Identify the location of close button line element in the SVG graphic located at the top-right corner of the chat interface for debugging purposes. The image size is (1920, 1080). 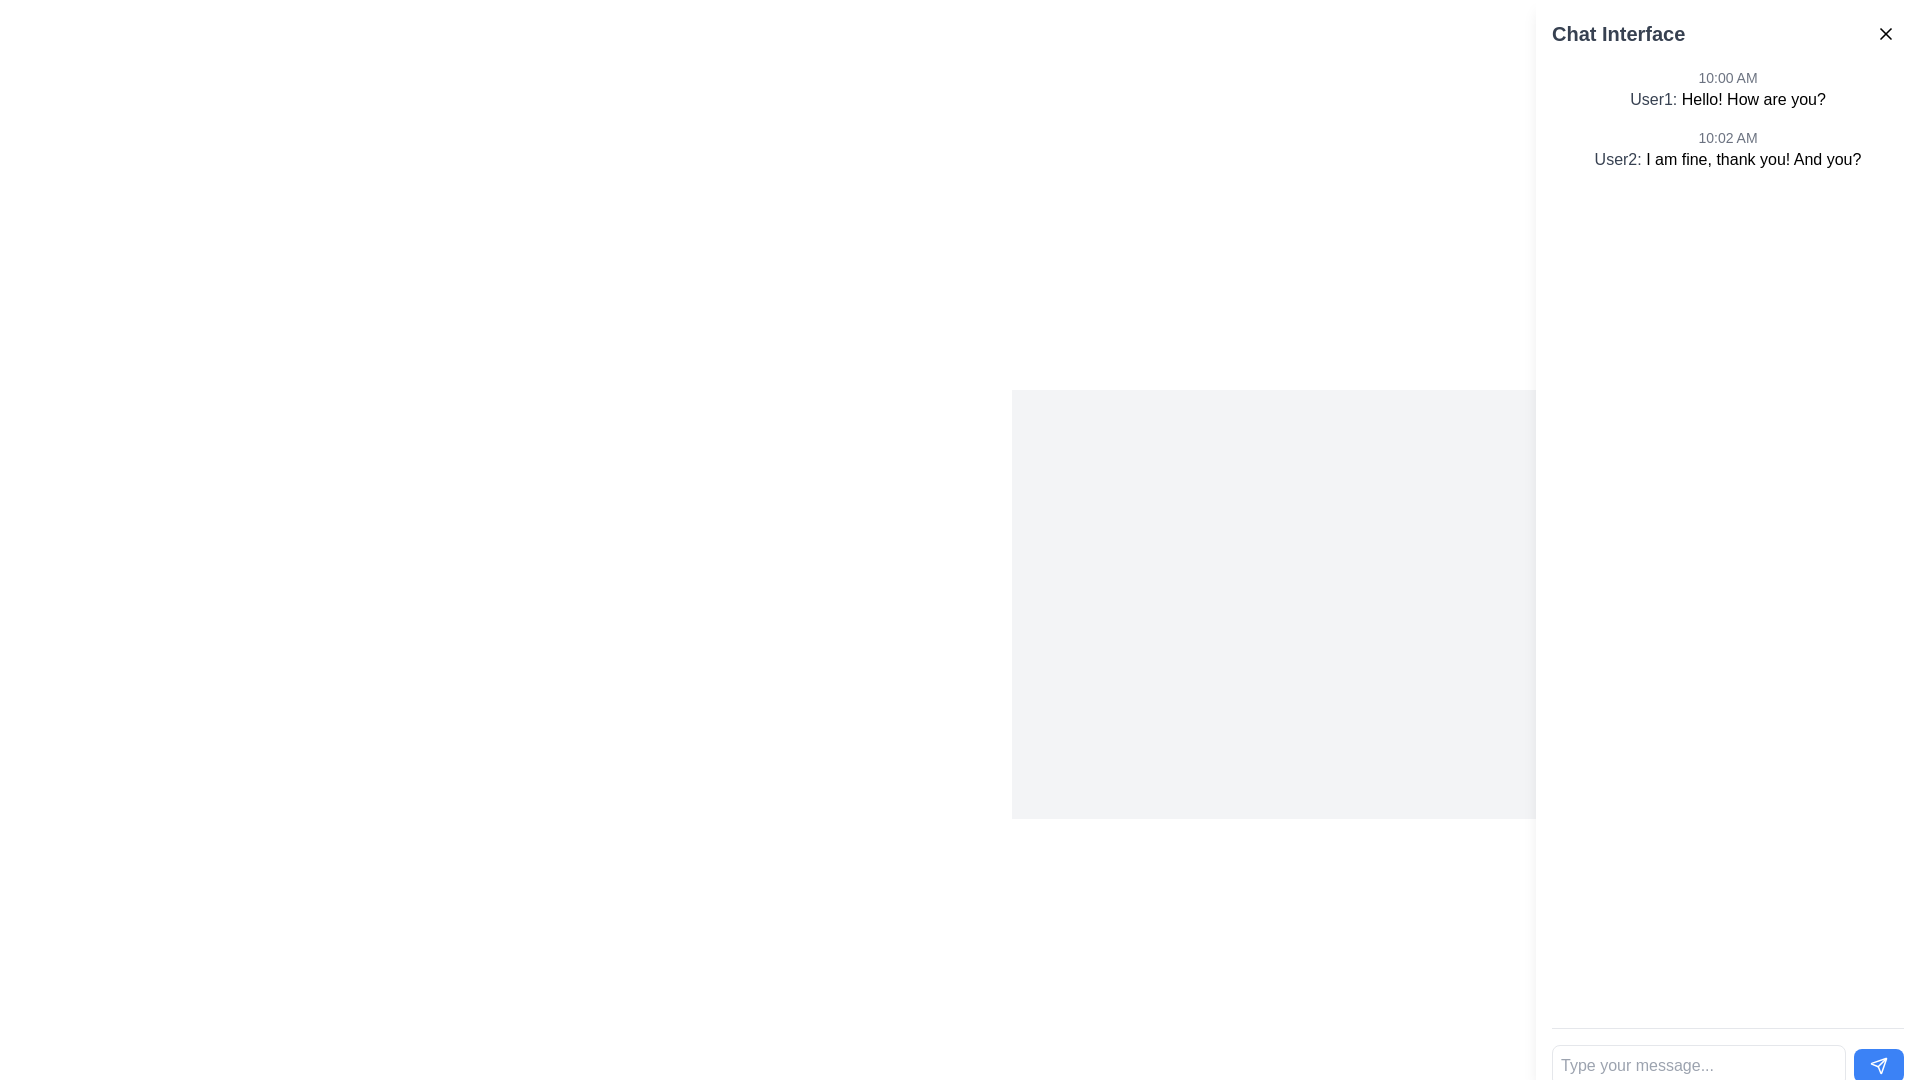
(1885, 34).